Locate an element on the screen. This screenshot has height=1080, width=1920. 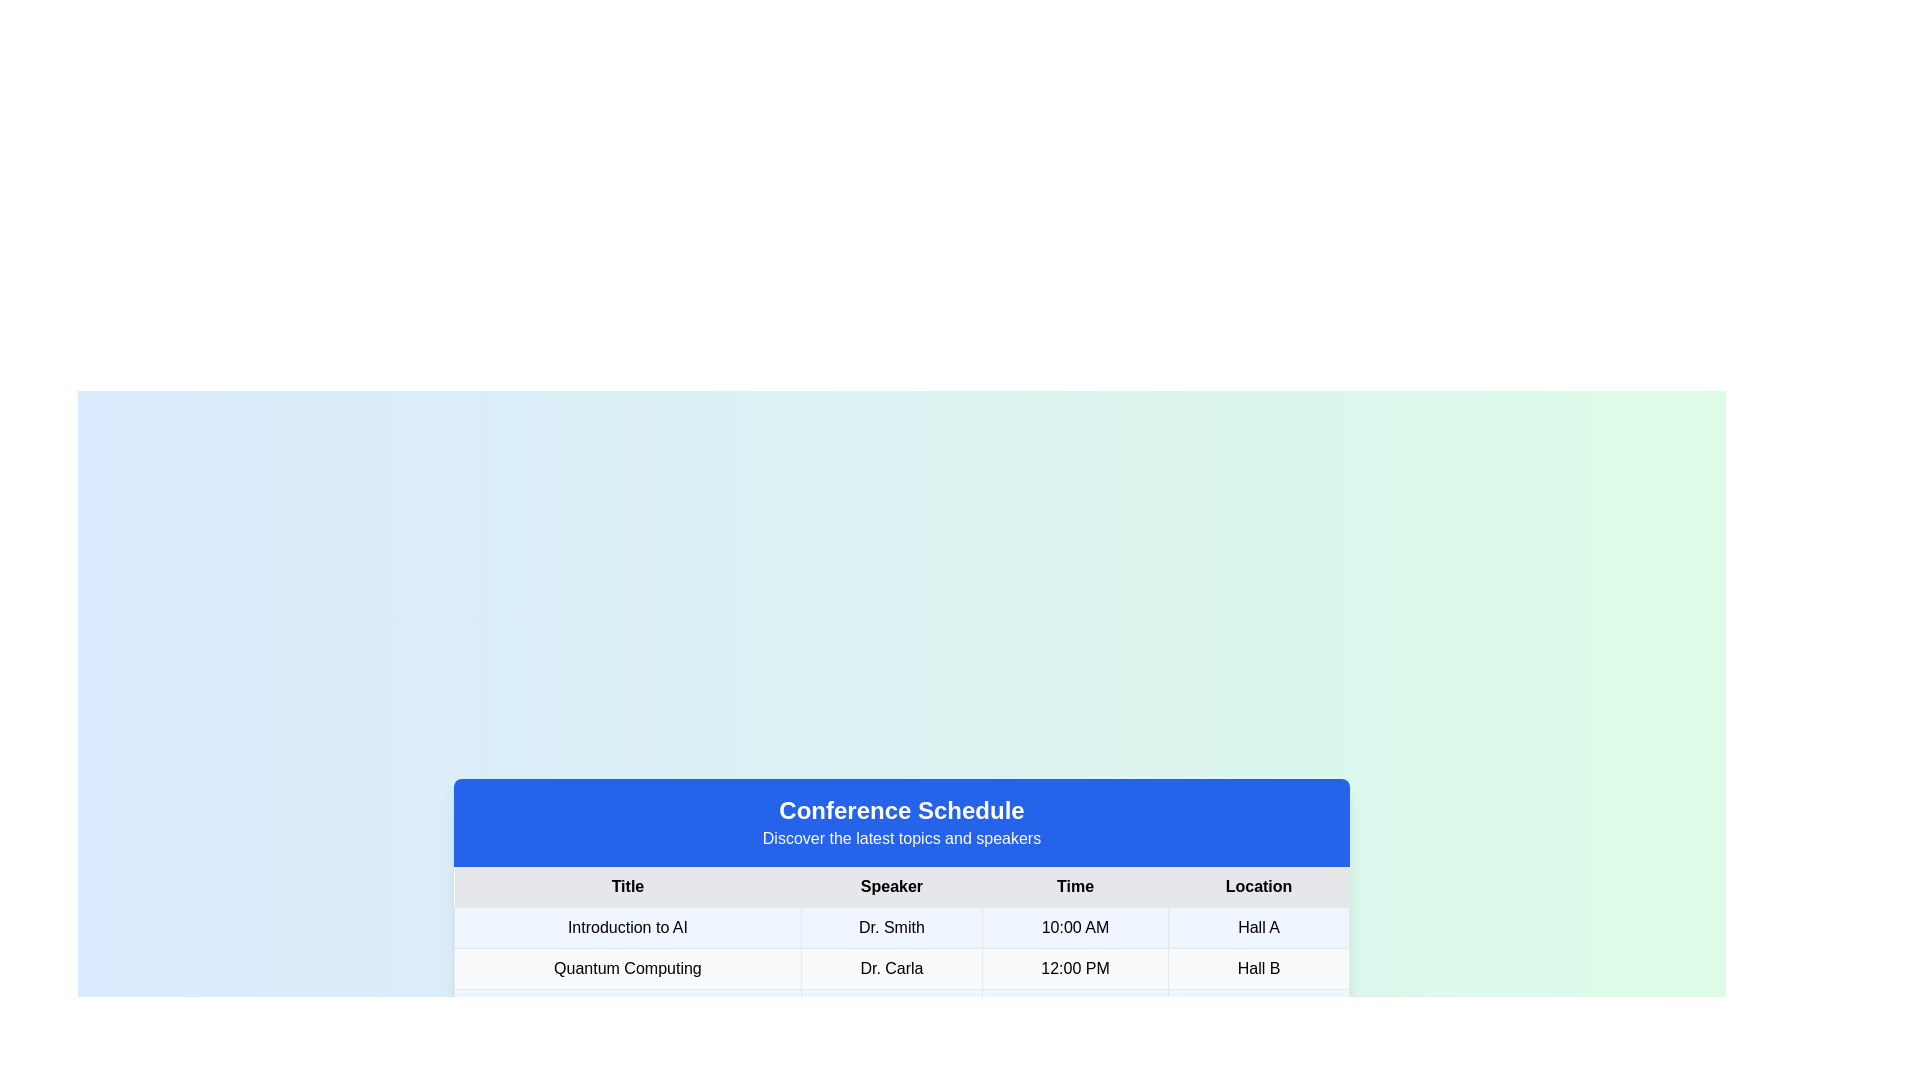
the textual heading element that introduces the conference schedule, which is centrally located within a blue banner above the table-like structure is located at coordinates (901, 810).